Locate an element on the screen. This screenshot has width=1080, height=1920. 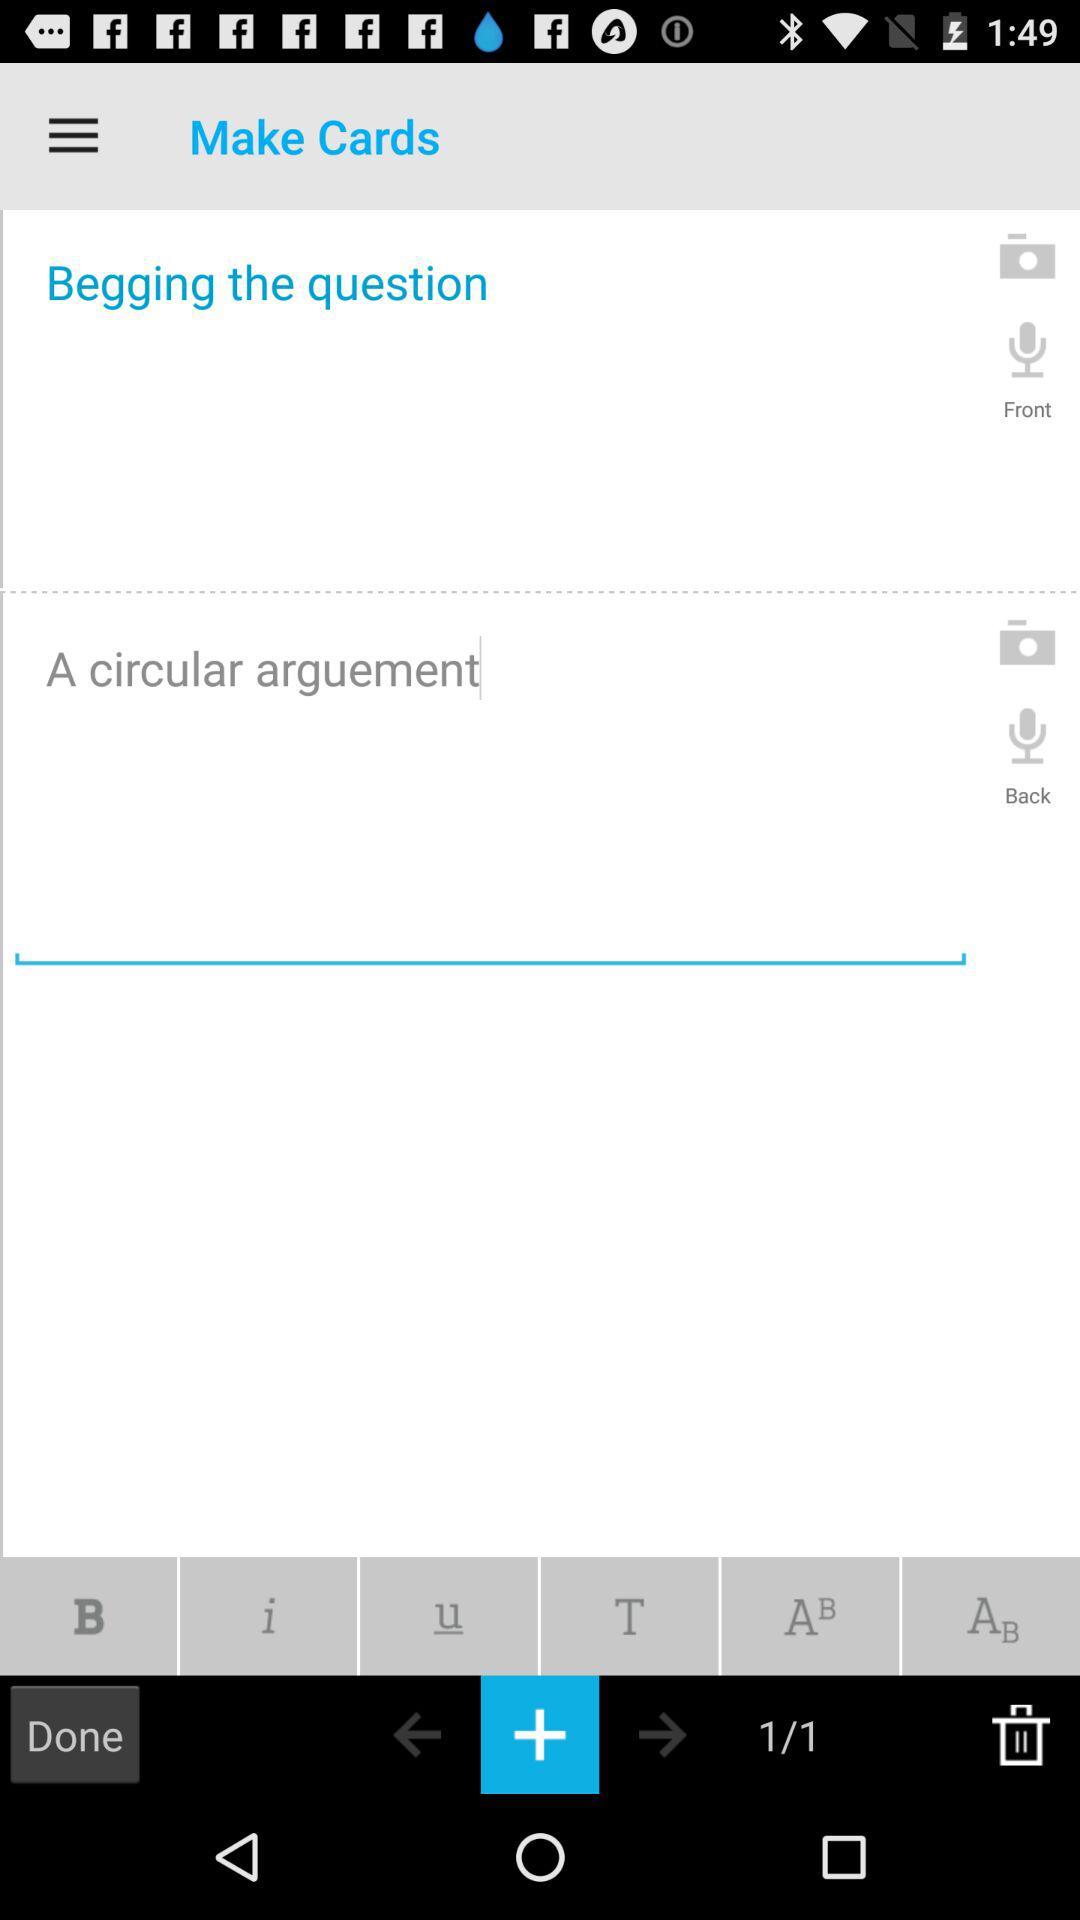
the delete icon is located at coordinates (1020, 1855).